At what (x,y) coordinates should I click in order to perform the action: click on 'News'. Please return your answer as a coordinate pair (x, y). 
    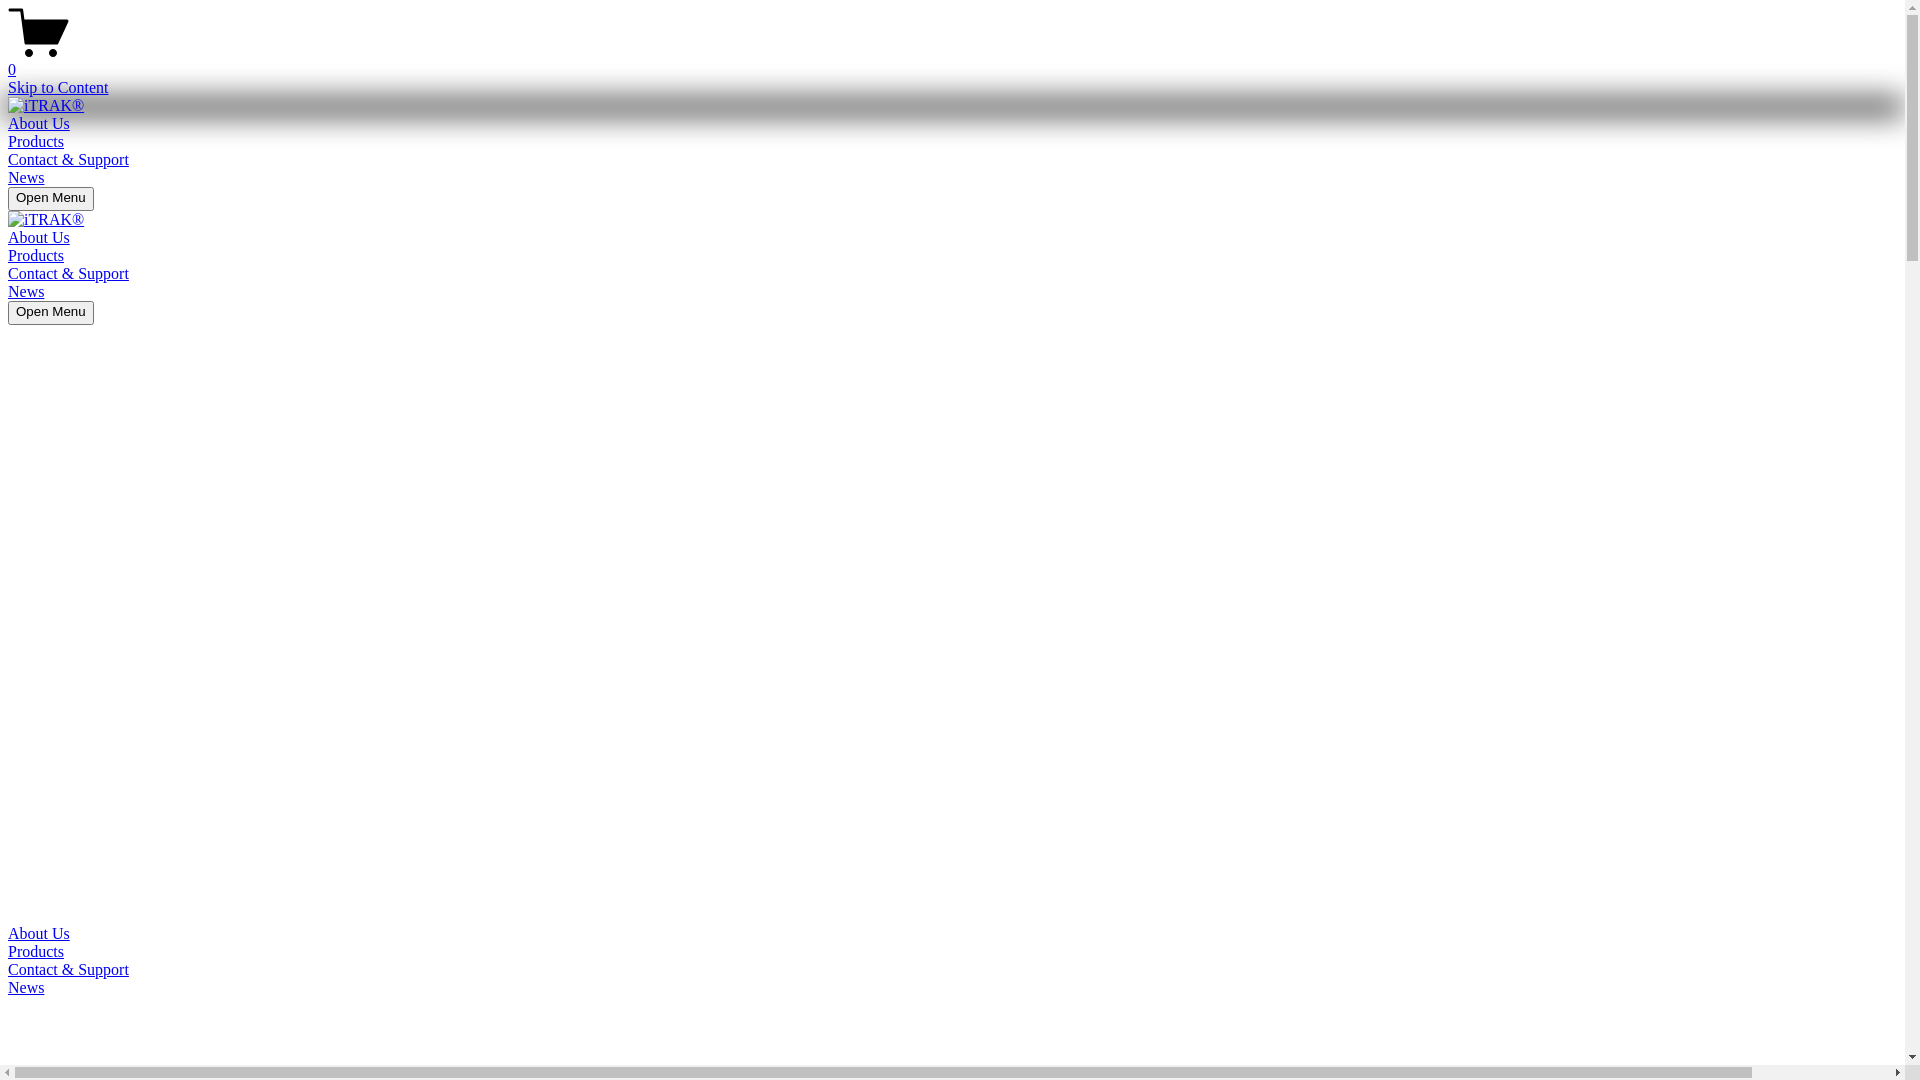
    Looking at the image, I should click on (25, 291).